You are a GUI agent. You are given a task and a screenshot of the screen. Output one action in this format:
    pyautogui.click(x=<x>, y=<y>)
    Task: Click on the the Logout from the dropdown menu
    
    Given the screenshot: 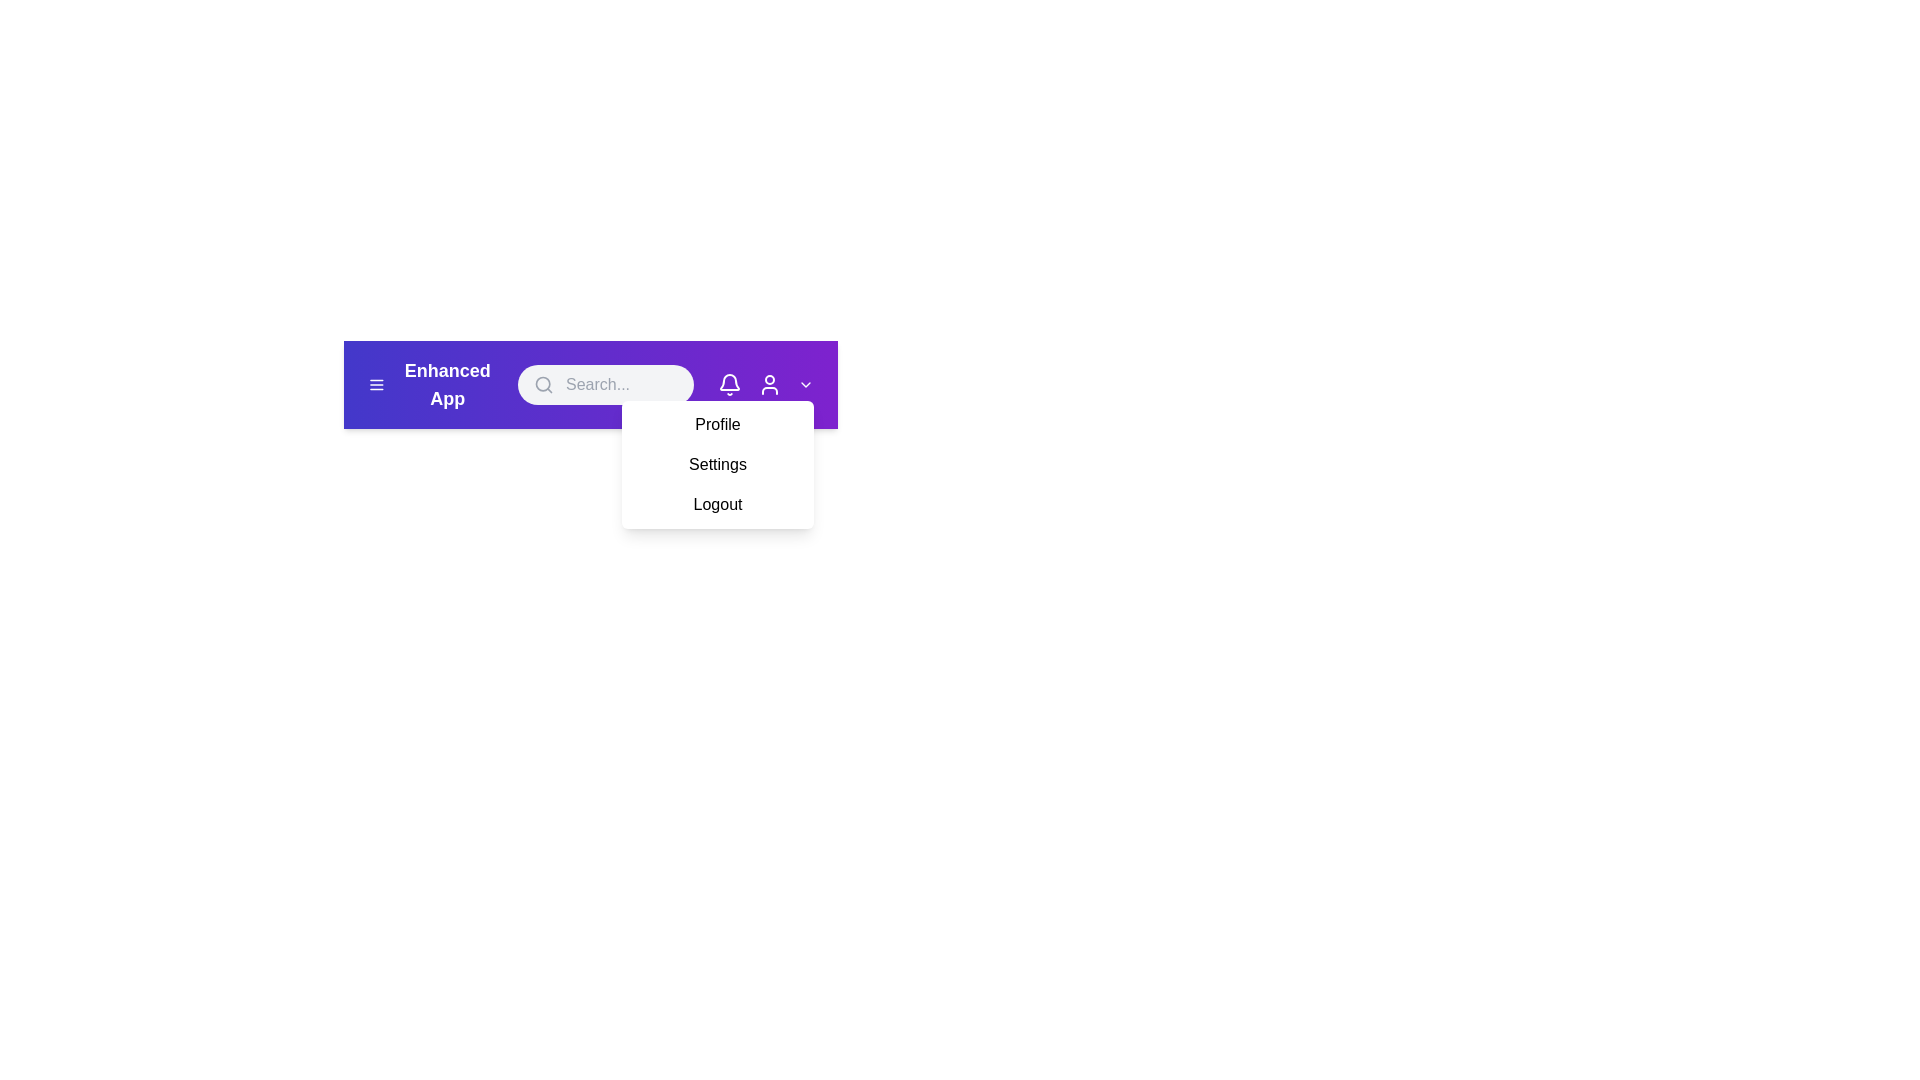 What is the action you would take?
    pyautogui.click(x=718, y=504)
    